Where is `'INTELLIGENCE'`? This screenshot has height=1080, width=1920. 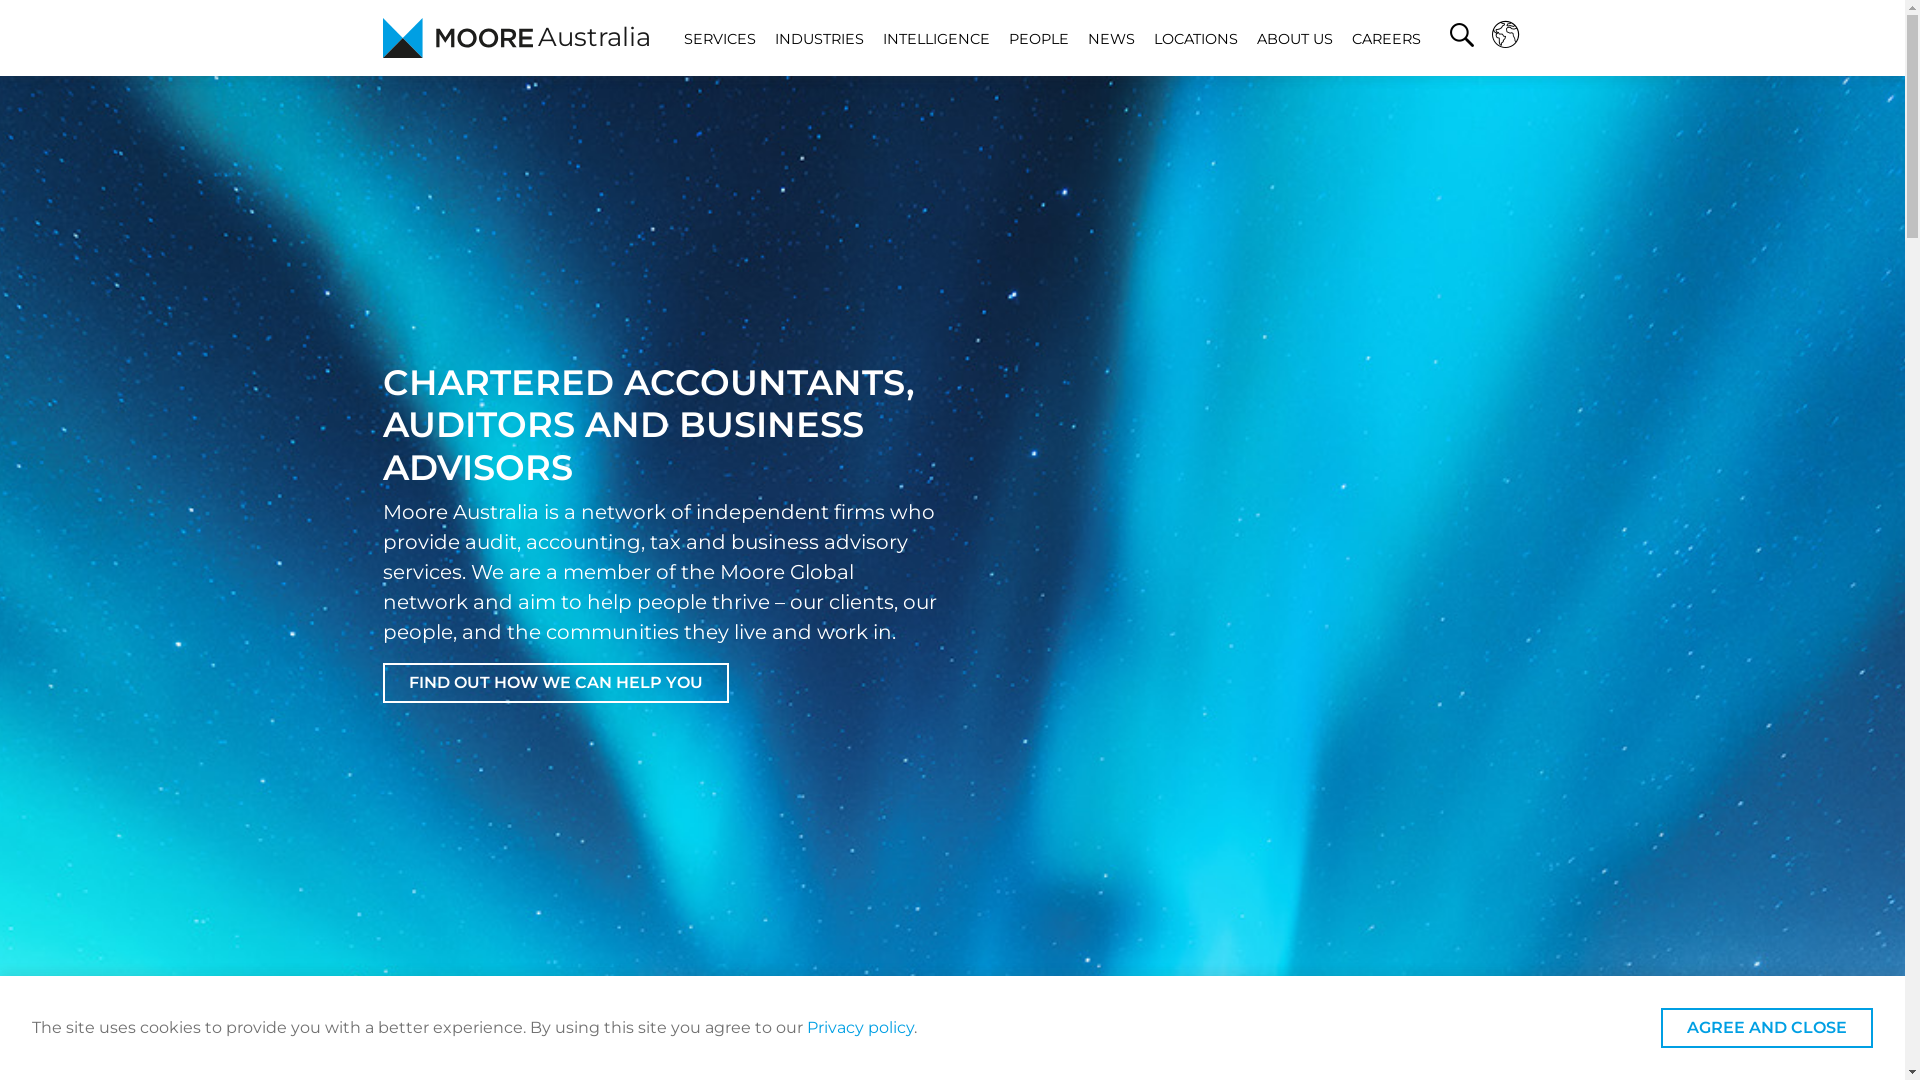 'INTELLIGENCE' is located at coordinates (935, 38).